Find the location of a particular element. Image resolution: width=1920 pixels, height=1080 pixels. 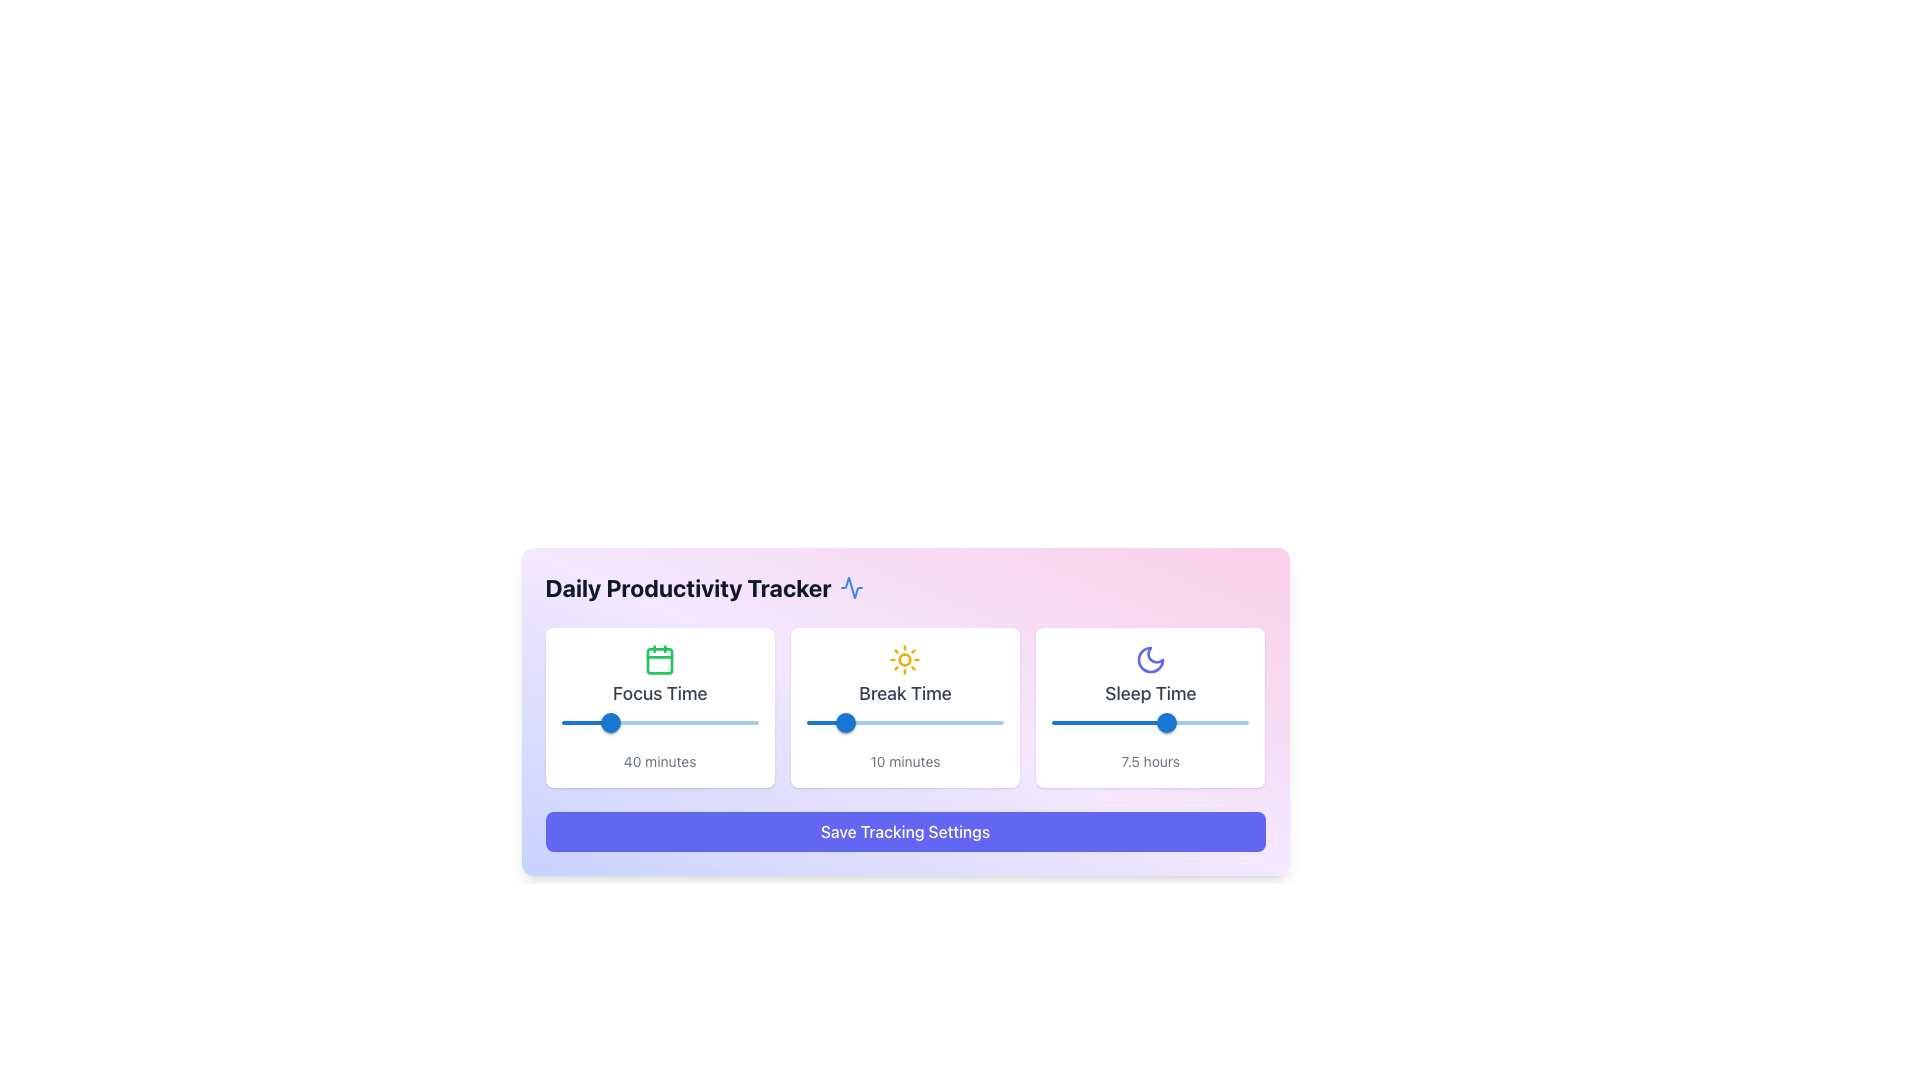

the 'Break Time' text label, which is styled with a medium font and gray color, located in the center of a white card below a yellow sun icon is located at coordinates (904, 693).